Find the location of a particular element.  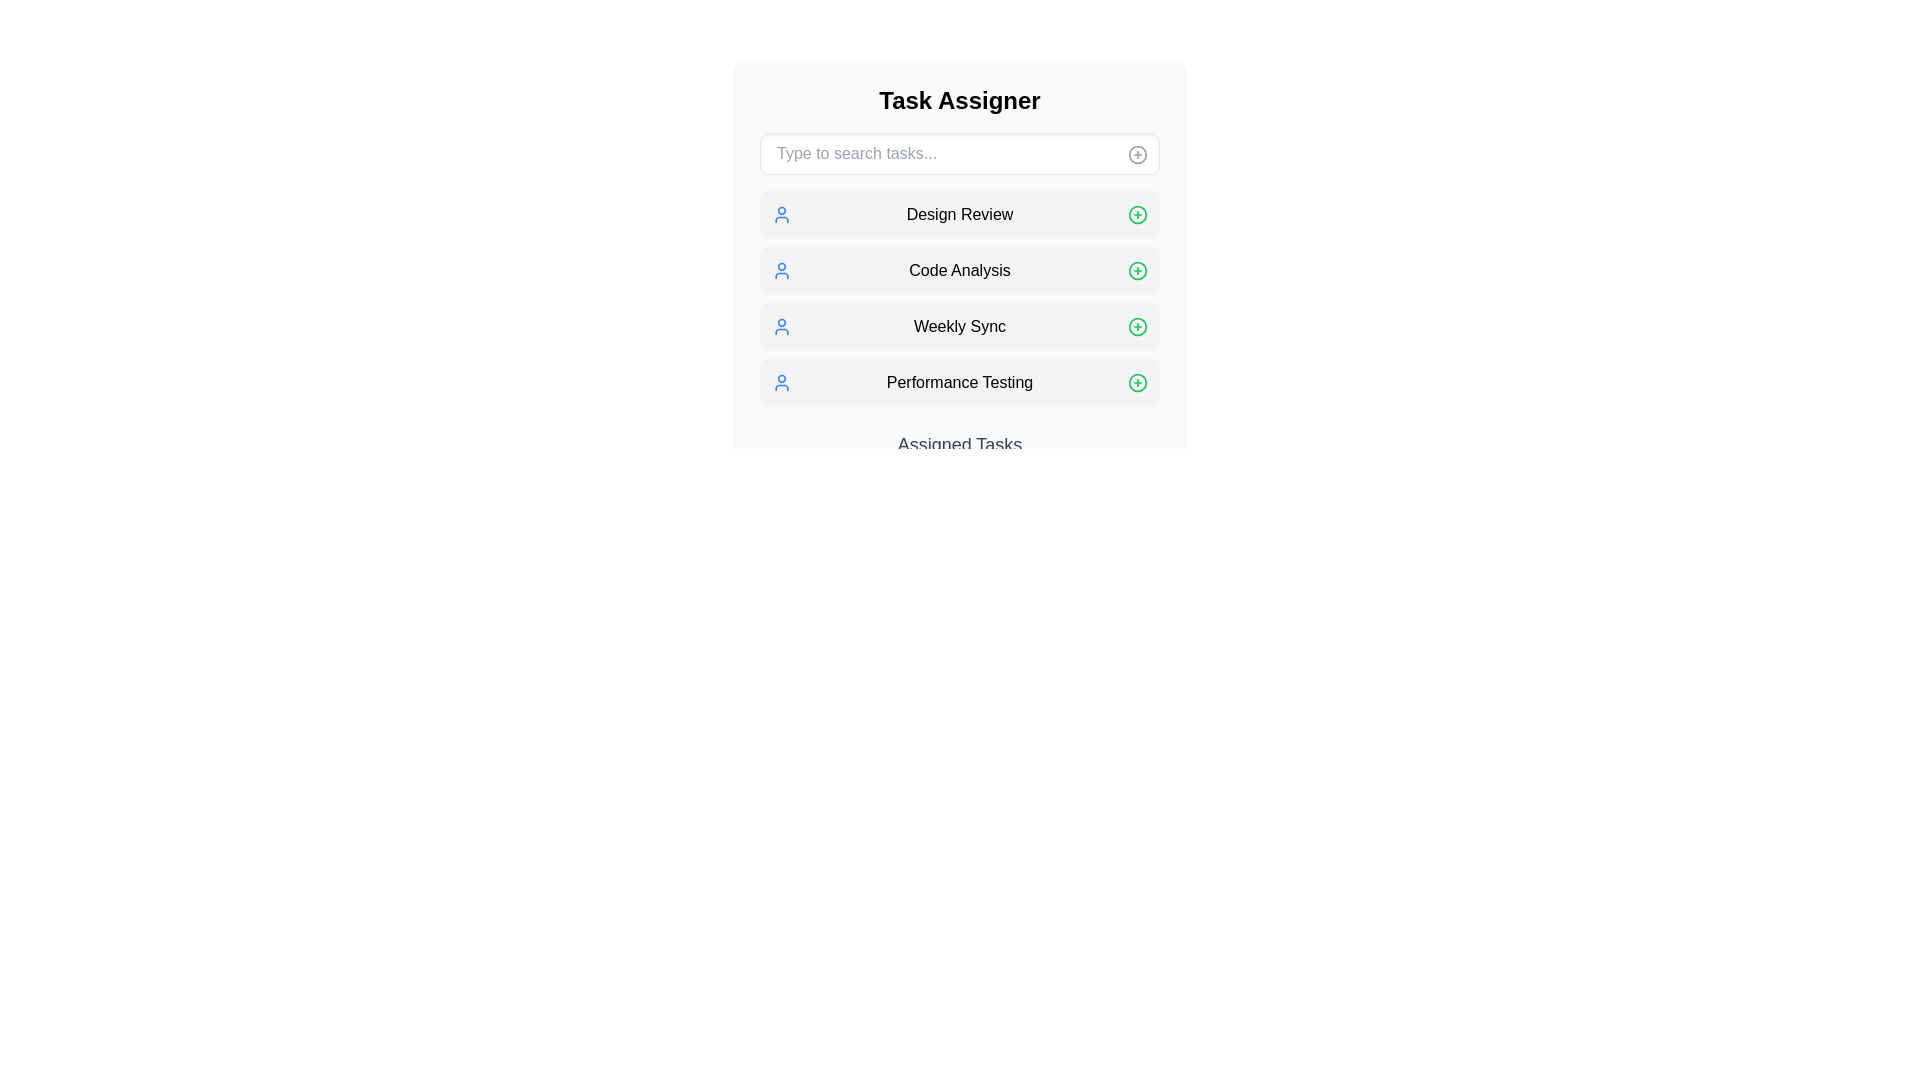

the circular green bordered button with a plus sign inside, located at the far right of the 'Code Analysis' row, for accessibility interactions is located at coordinates (1137, 270).